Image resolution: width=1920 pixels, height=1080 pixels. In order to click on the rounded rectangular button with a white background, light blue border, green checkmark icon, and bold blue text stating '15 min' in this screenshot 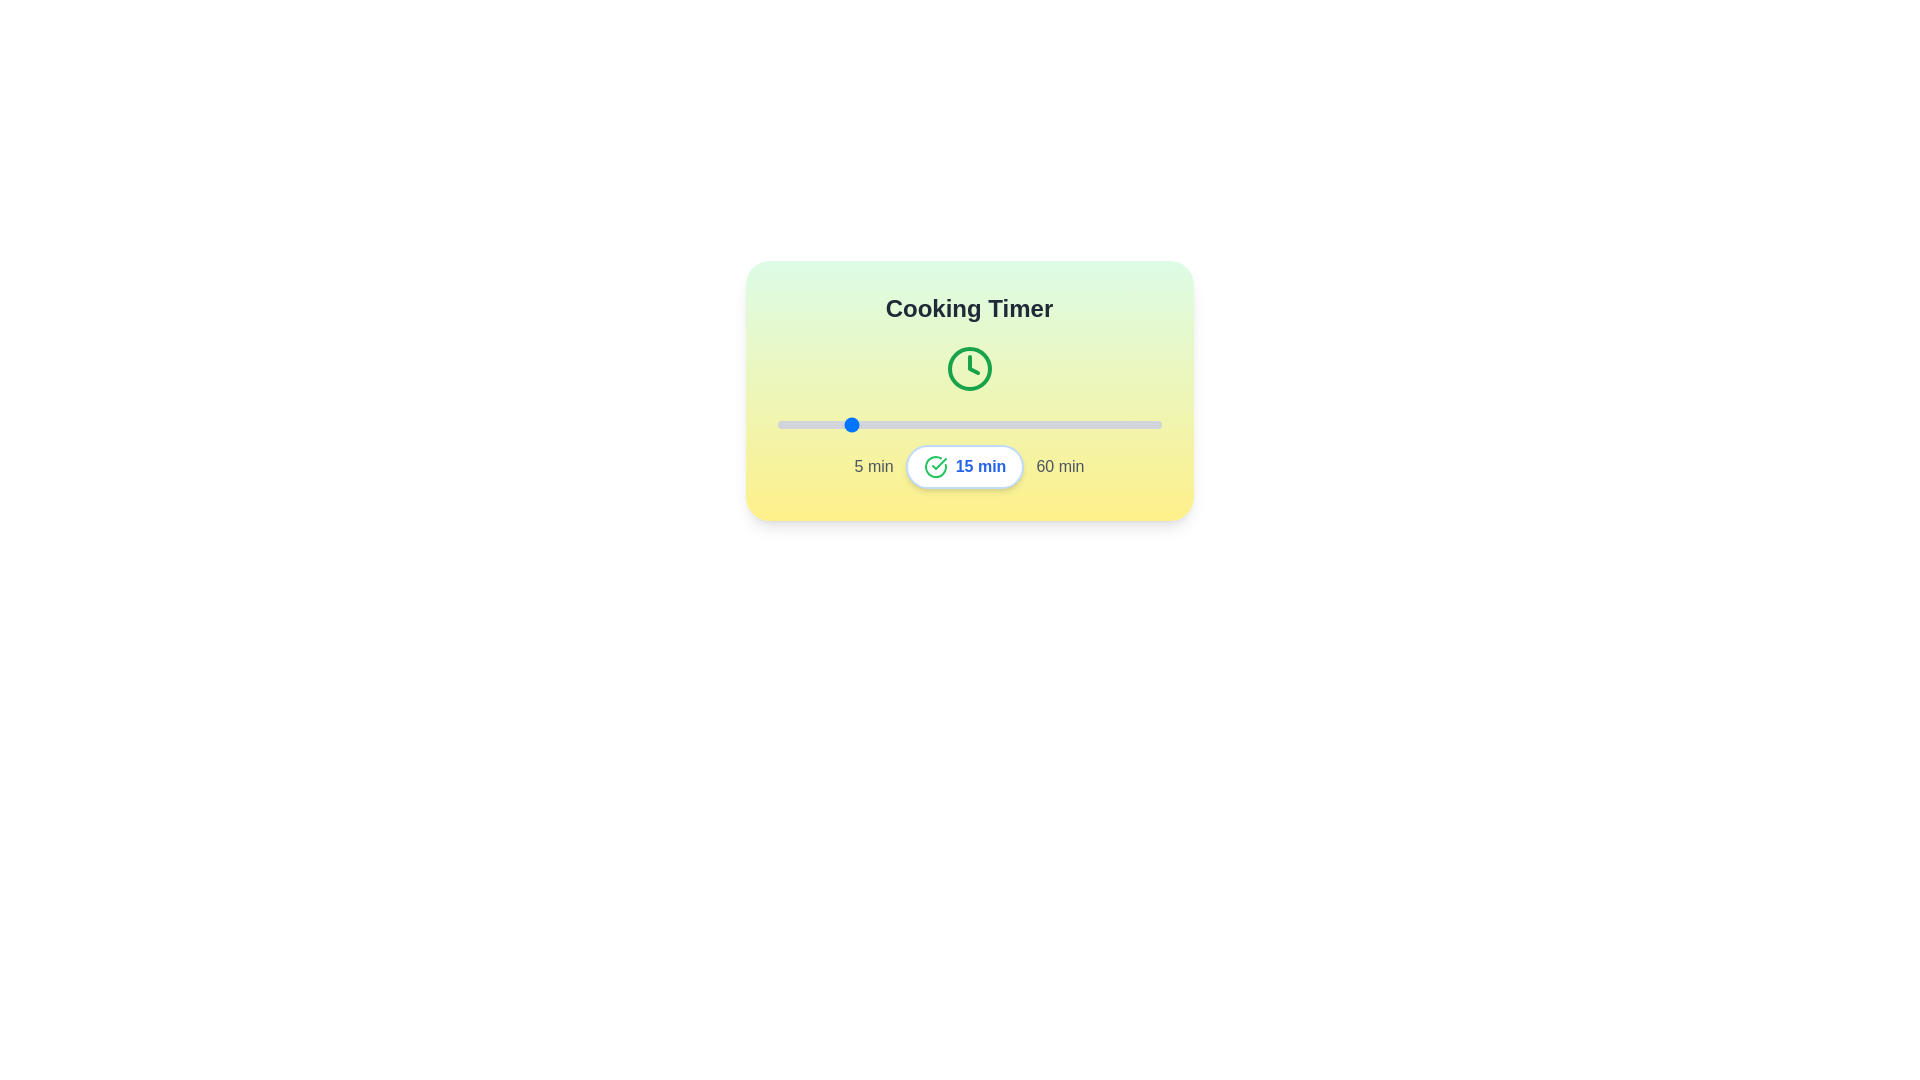, I will do `click(964, 466)`.